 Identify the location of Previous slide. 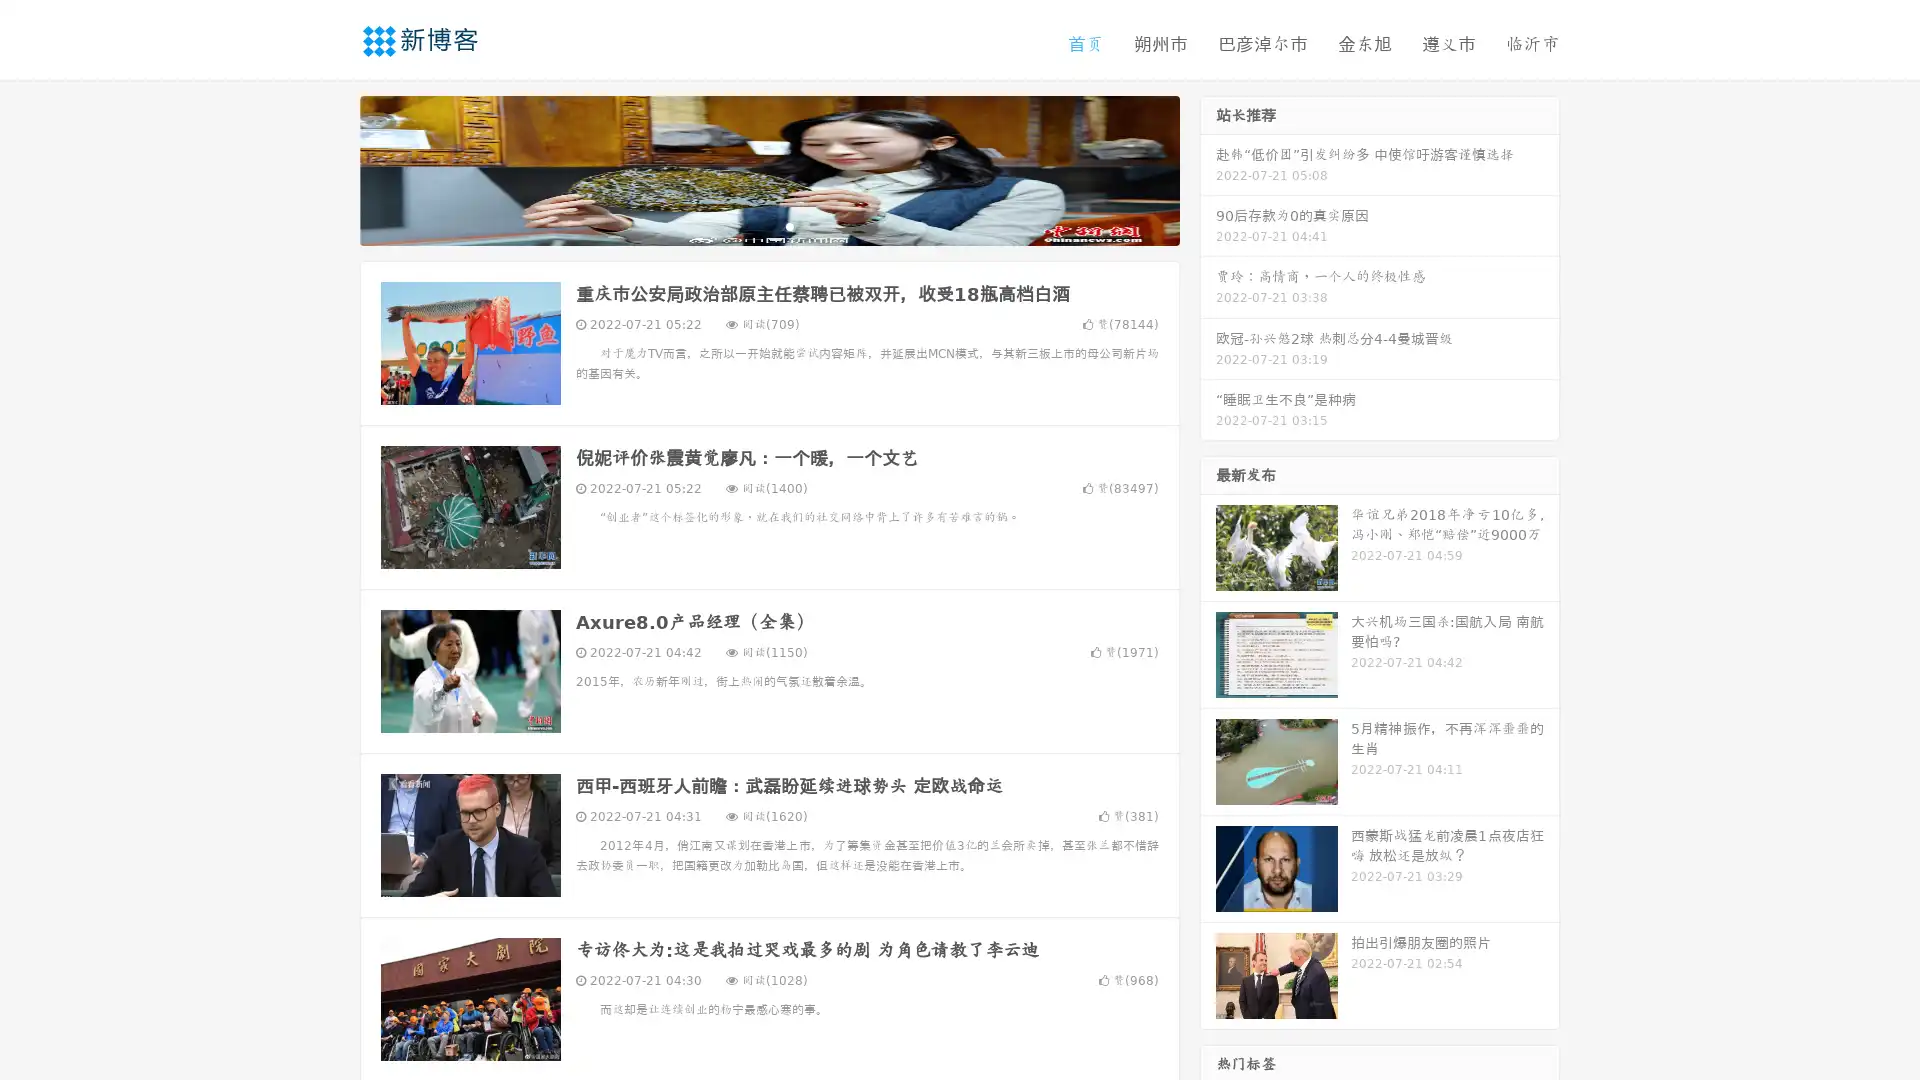
(330, 168).